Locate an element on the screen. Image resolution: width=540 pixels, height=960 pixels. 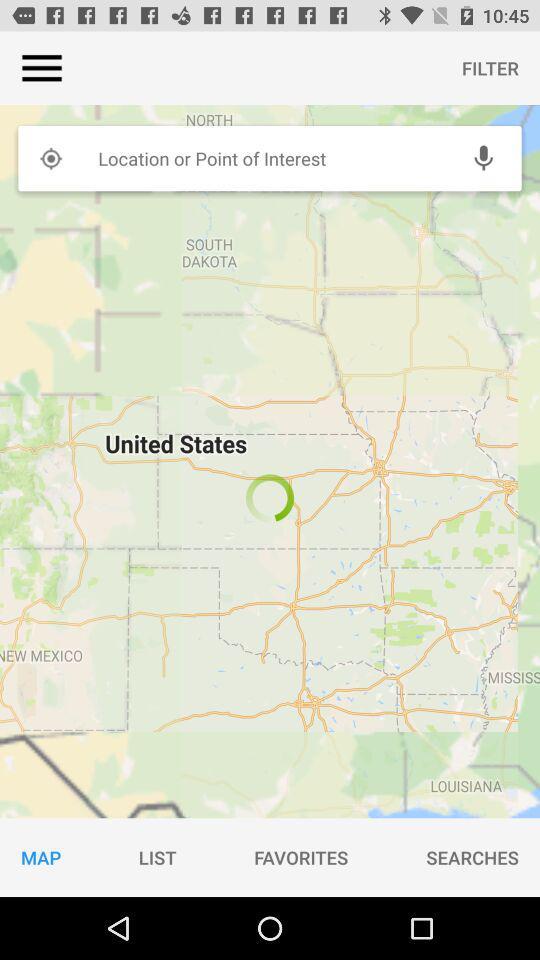
the location_crosshair icon is located at coordinates (50, 157).